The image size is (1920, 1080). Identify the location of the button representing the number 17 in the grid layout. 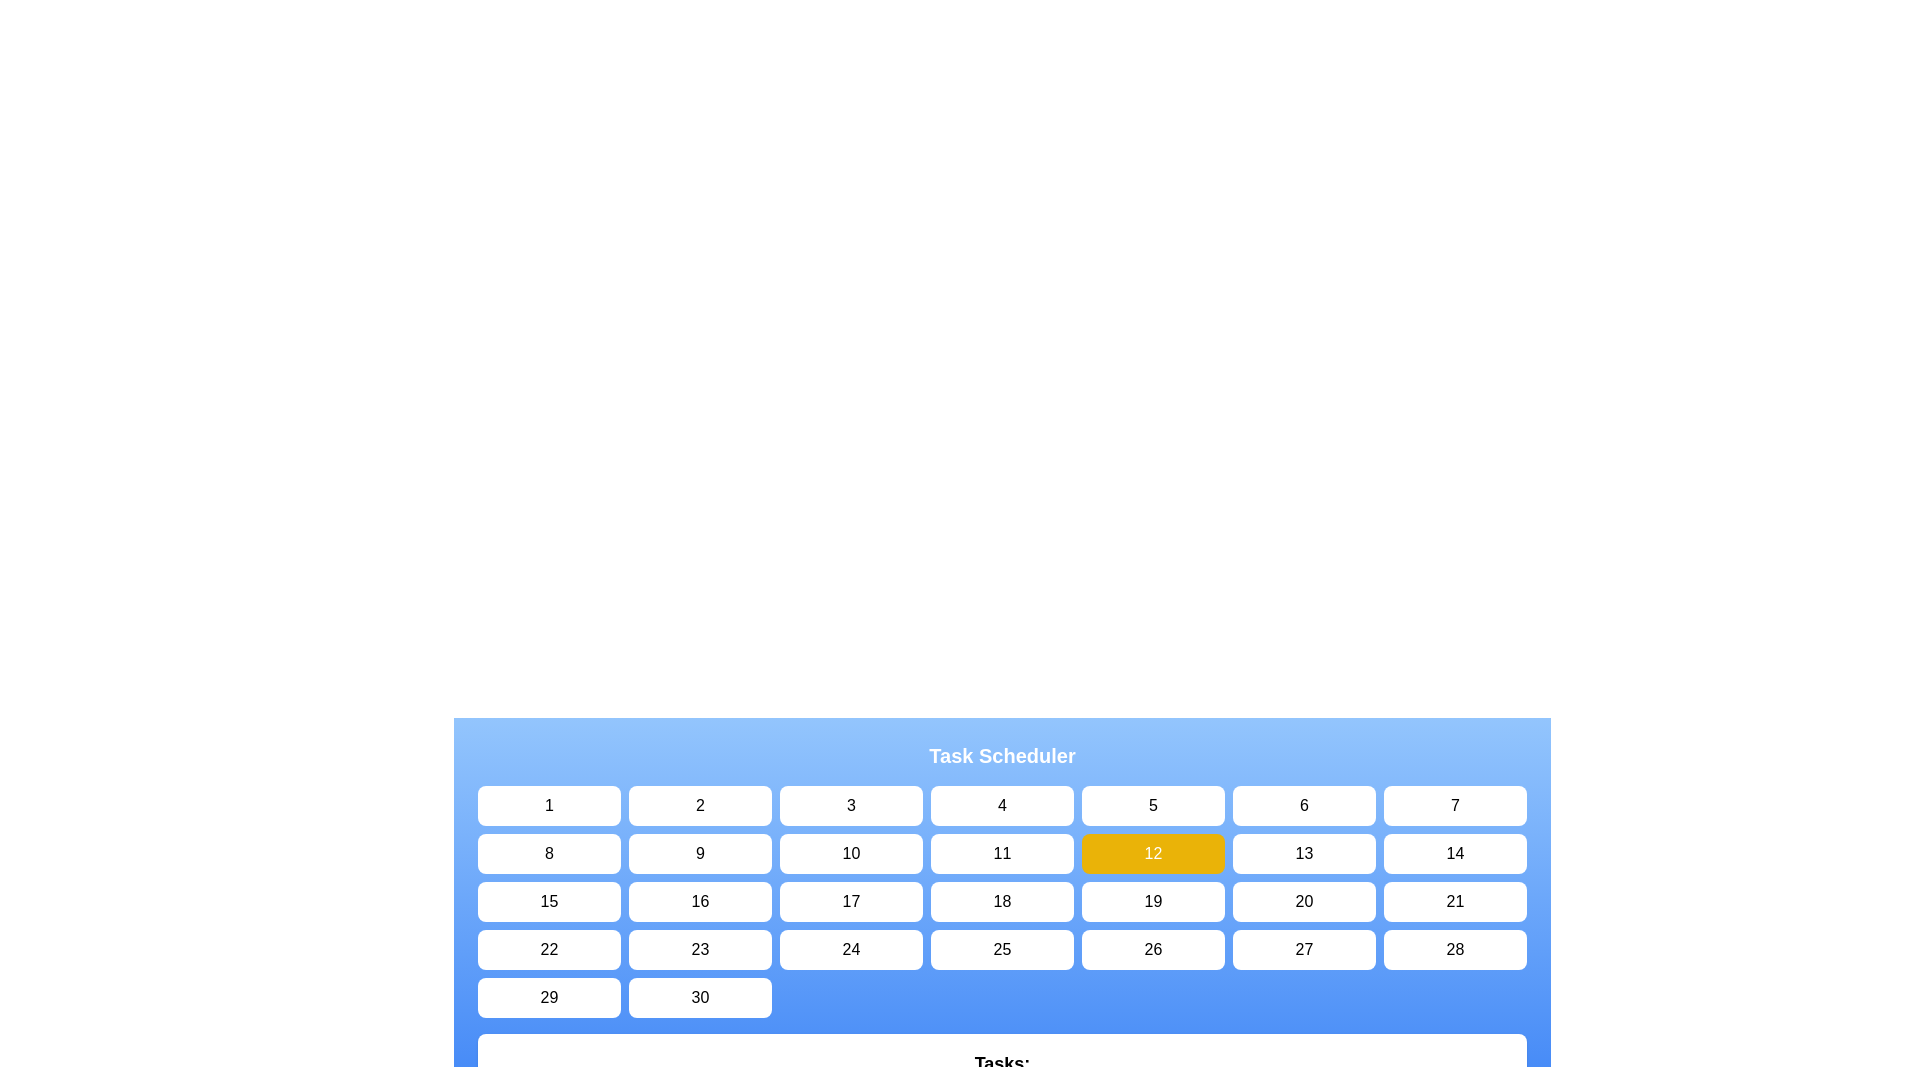
(851, 902).